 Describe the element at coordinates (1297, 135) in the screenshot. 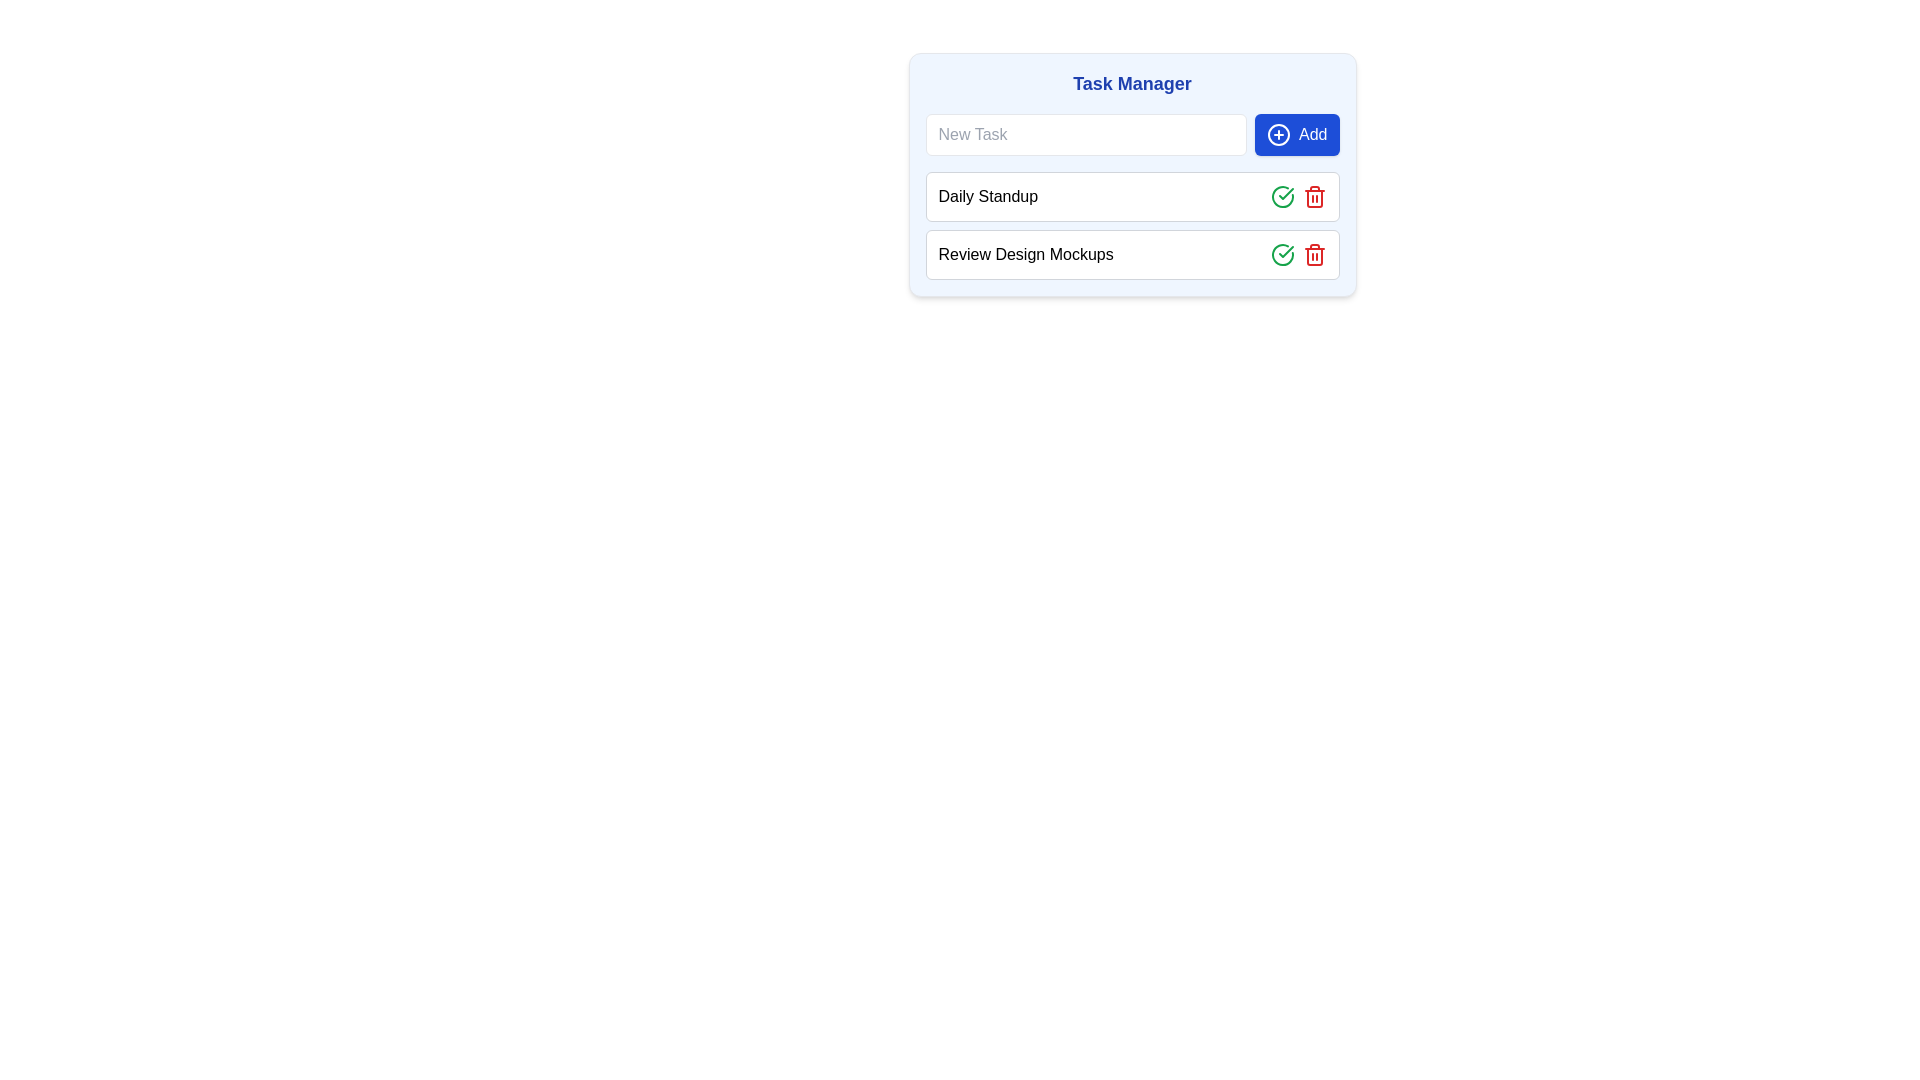

I see `the blue button with a white plus icon and 'Add' text` at that location.